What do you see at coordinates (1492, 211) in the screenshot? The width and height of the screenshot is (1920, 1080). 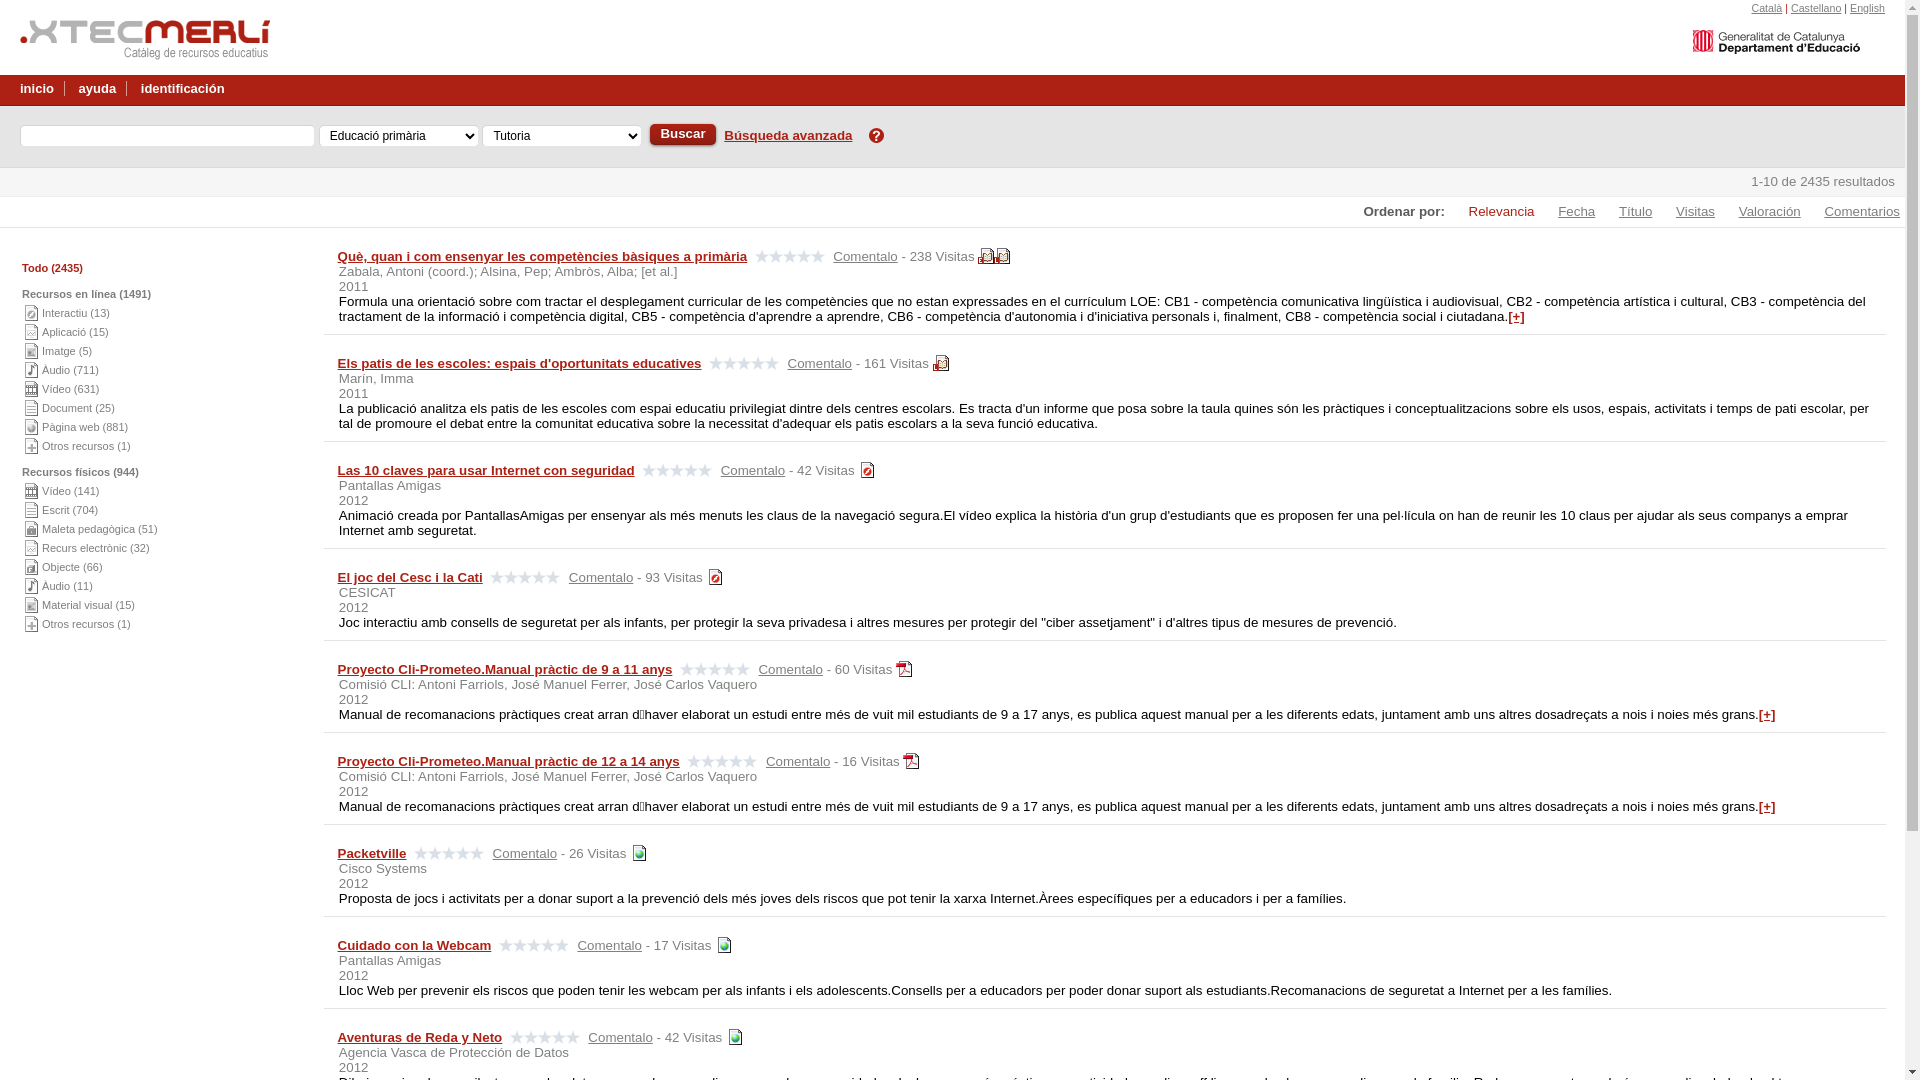 I see `'Relevancia'` at bounding box center [1492, 211].